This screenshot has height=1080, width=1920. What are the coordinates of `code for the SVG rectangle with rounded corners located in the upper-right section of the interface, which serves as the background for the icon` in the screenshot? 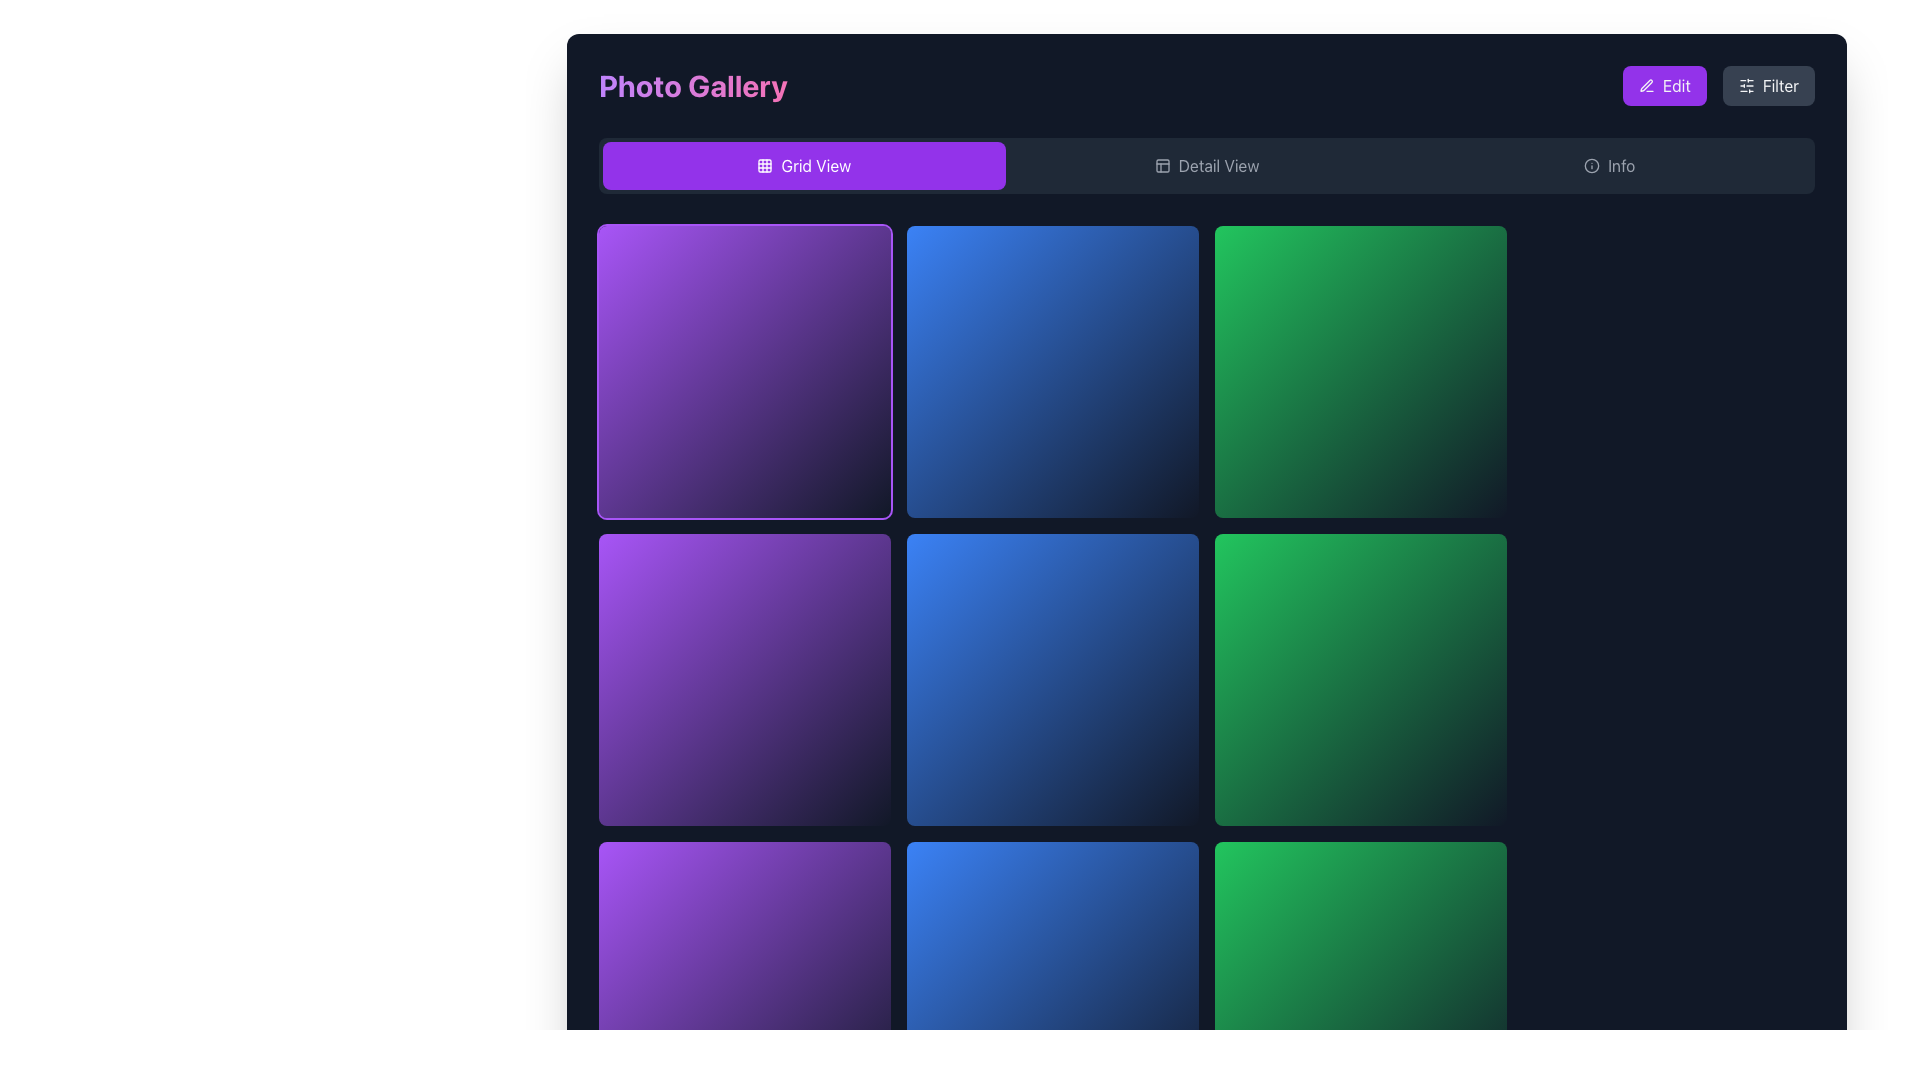 It's located at (1162, 164).